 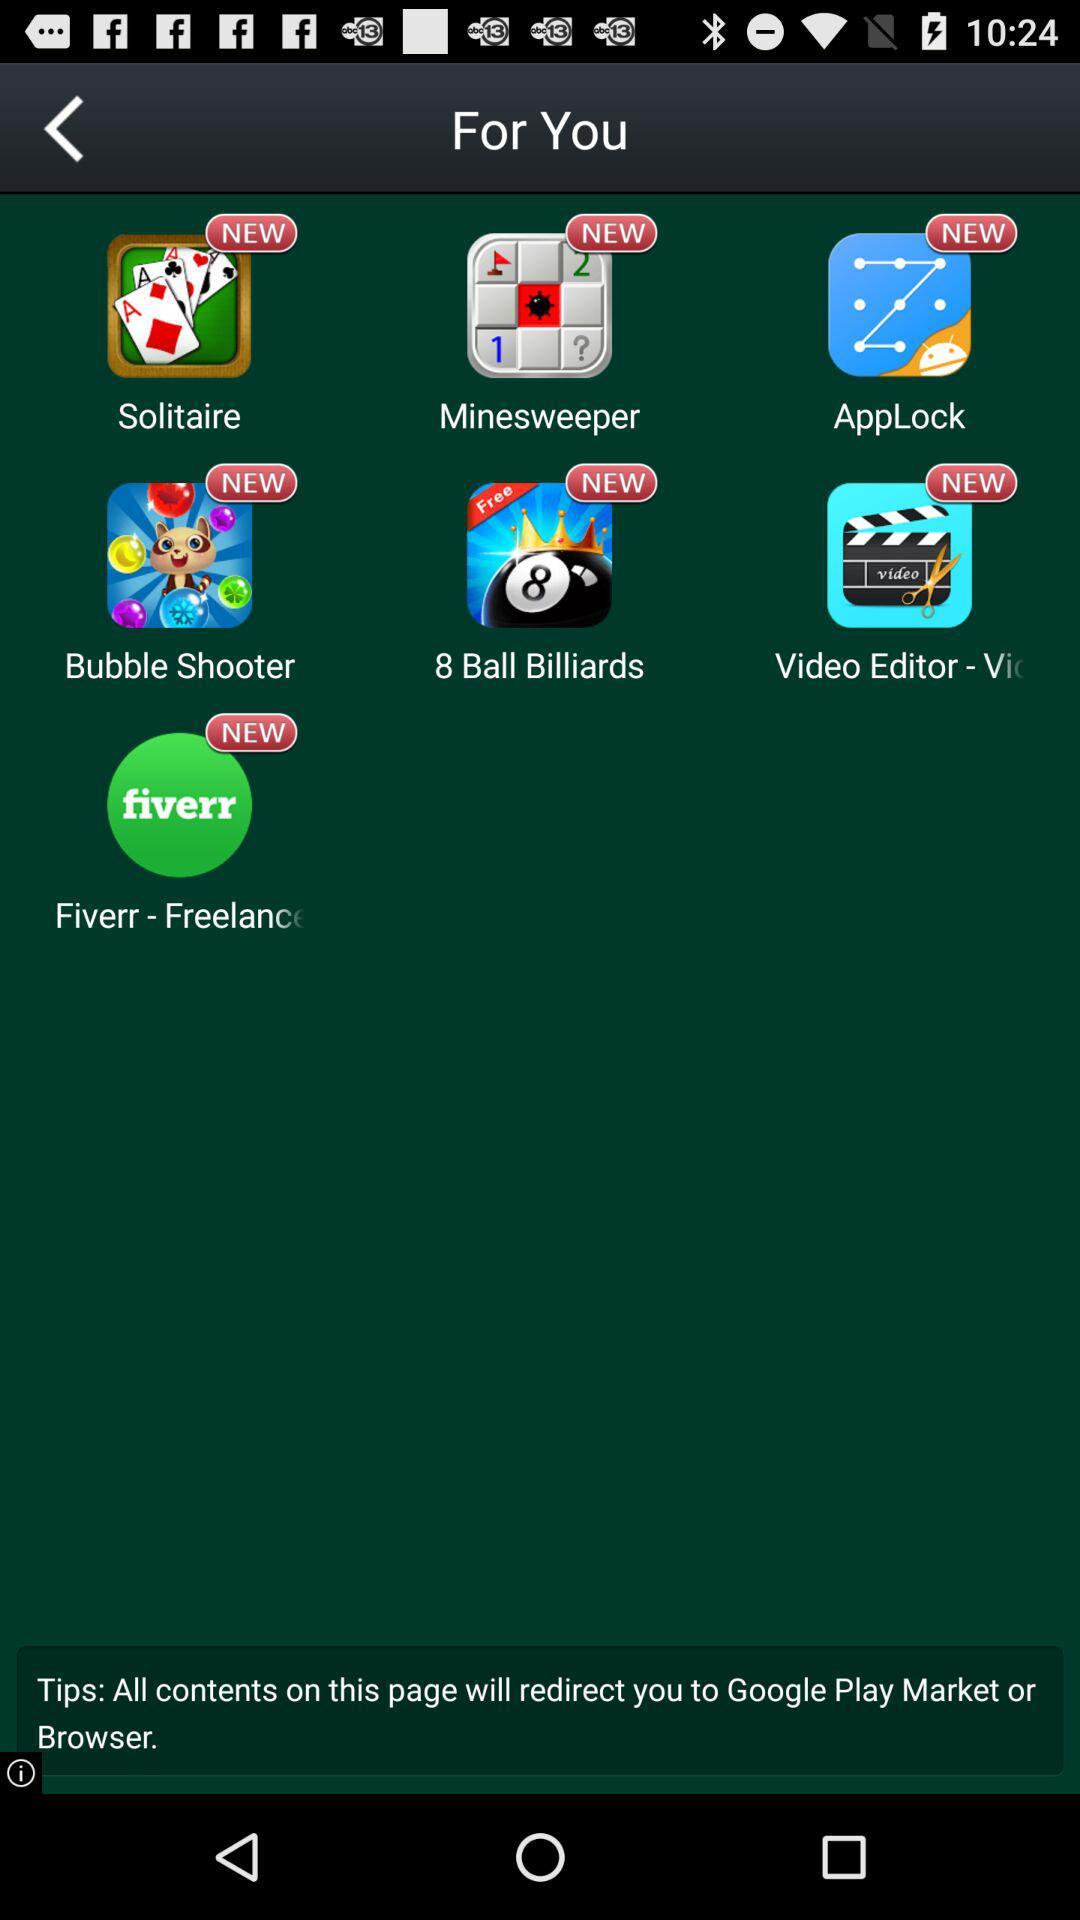 What do you see at coordinates (178, 805) in the screenshot?
I see `fiverr` at bounding box center [178, 805].